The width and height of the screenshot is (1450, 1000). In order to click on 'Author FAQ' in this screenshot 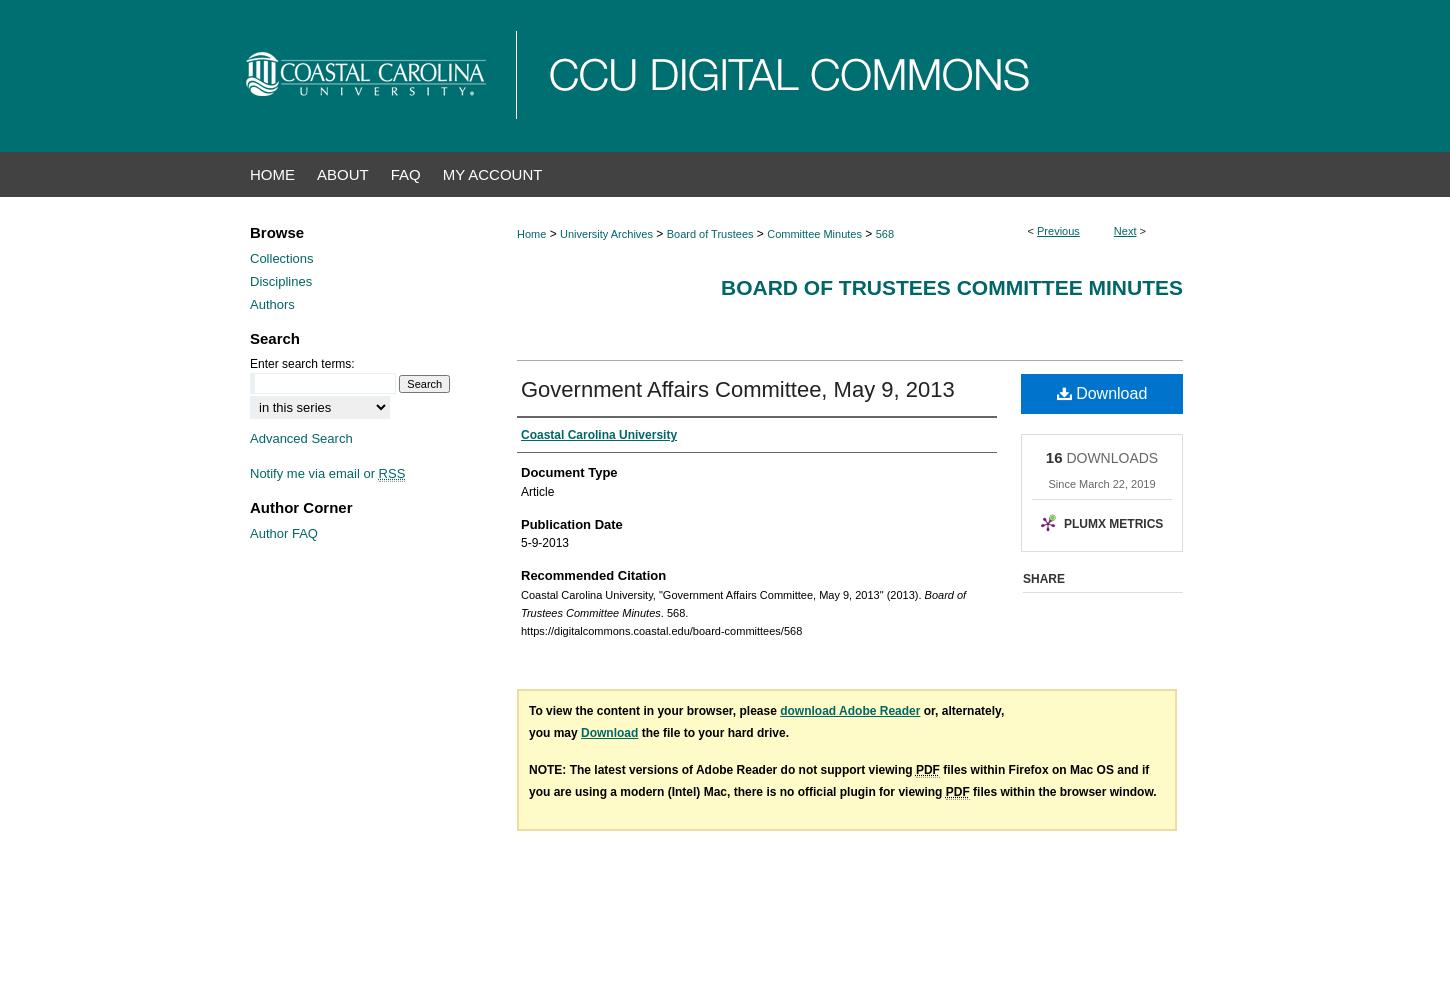, I will do `click(249, 532)`.